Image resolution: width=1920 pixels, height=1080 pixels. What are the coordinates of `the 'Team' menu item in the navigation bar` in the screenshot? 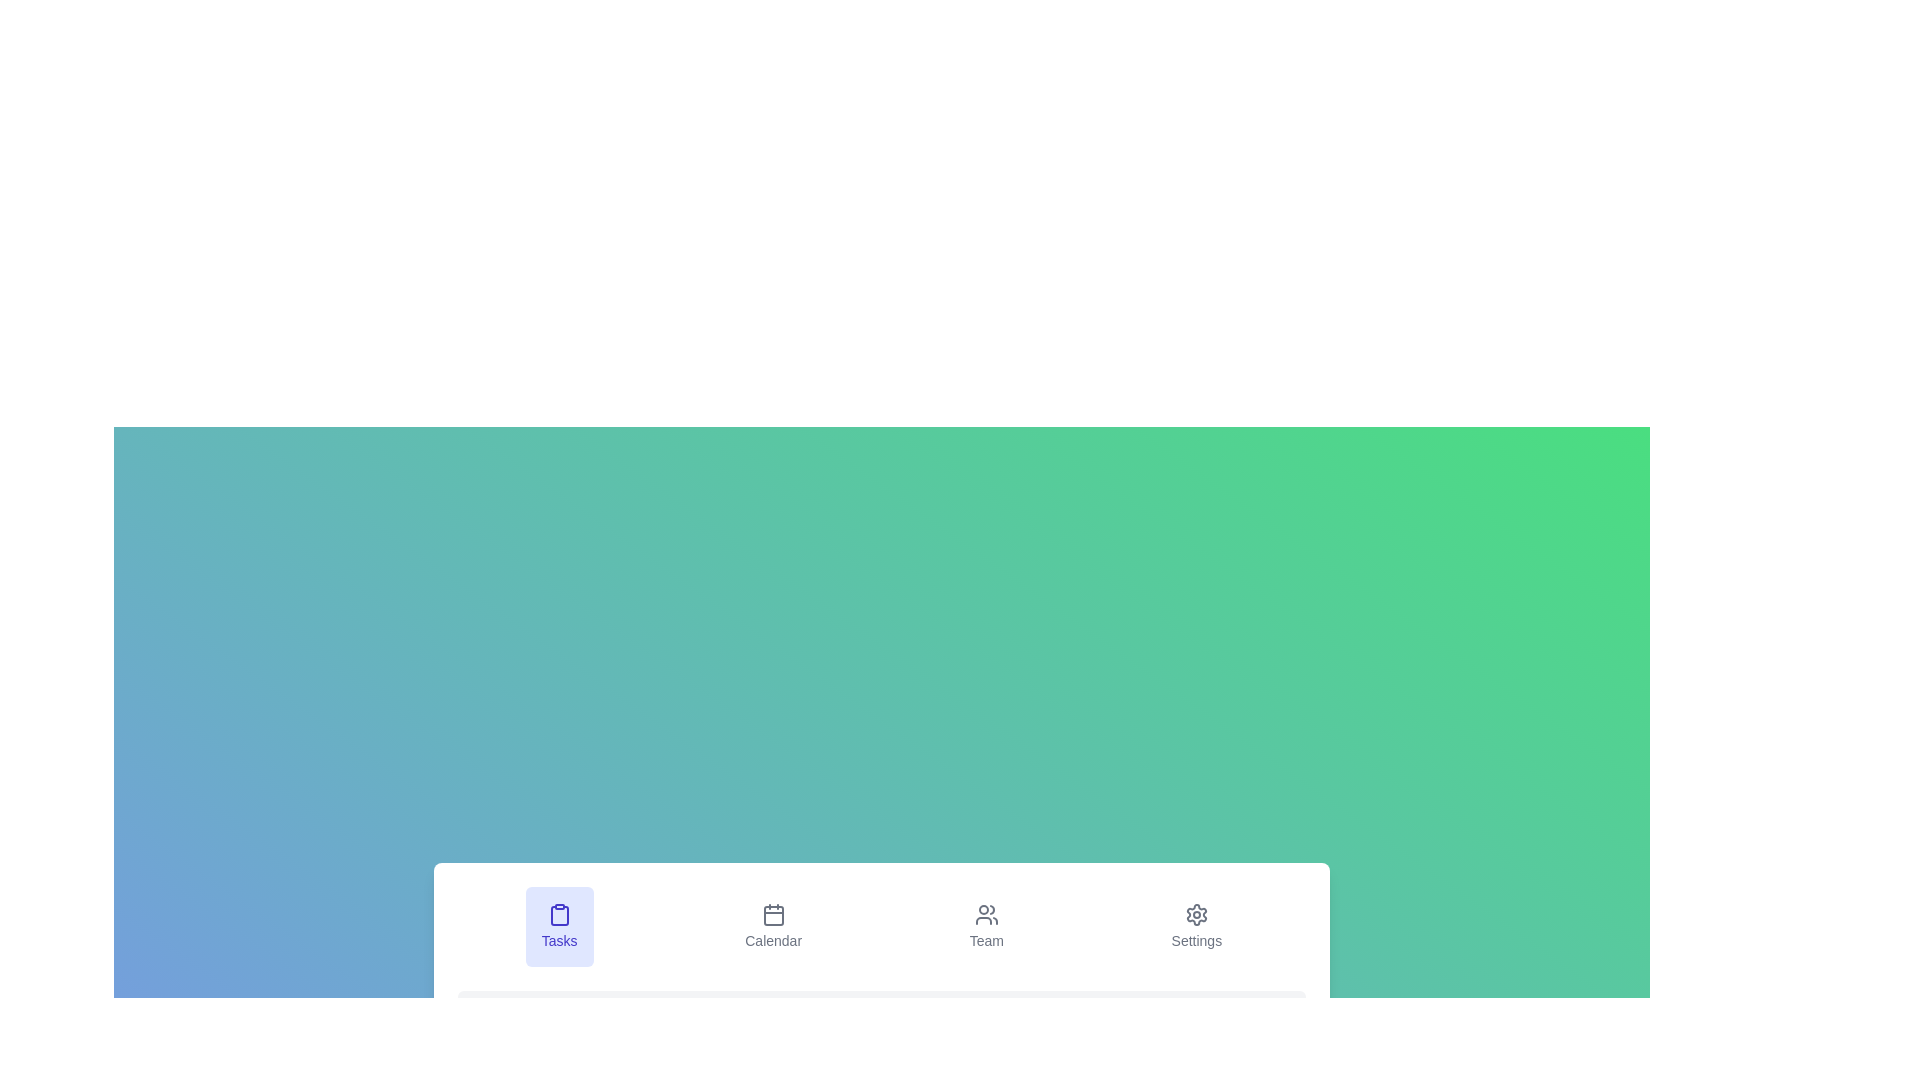 It's located at (881, 926).